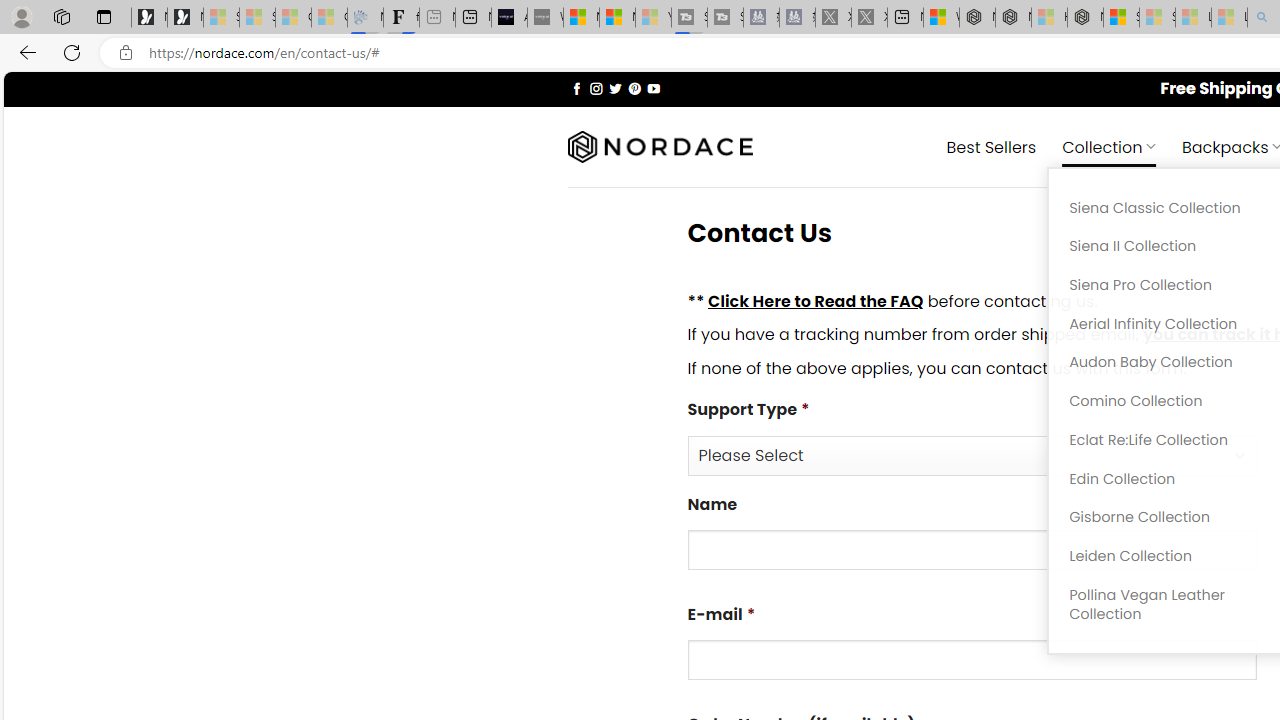 The height and width of the screenshot is (720, 1280). What do you see at coordinates (869, 17) in the screenshot?
I see `'X - Sleeping'` at bounding box center [869, 17].